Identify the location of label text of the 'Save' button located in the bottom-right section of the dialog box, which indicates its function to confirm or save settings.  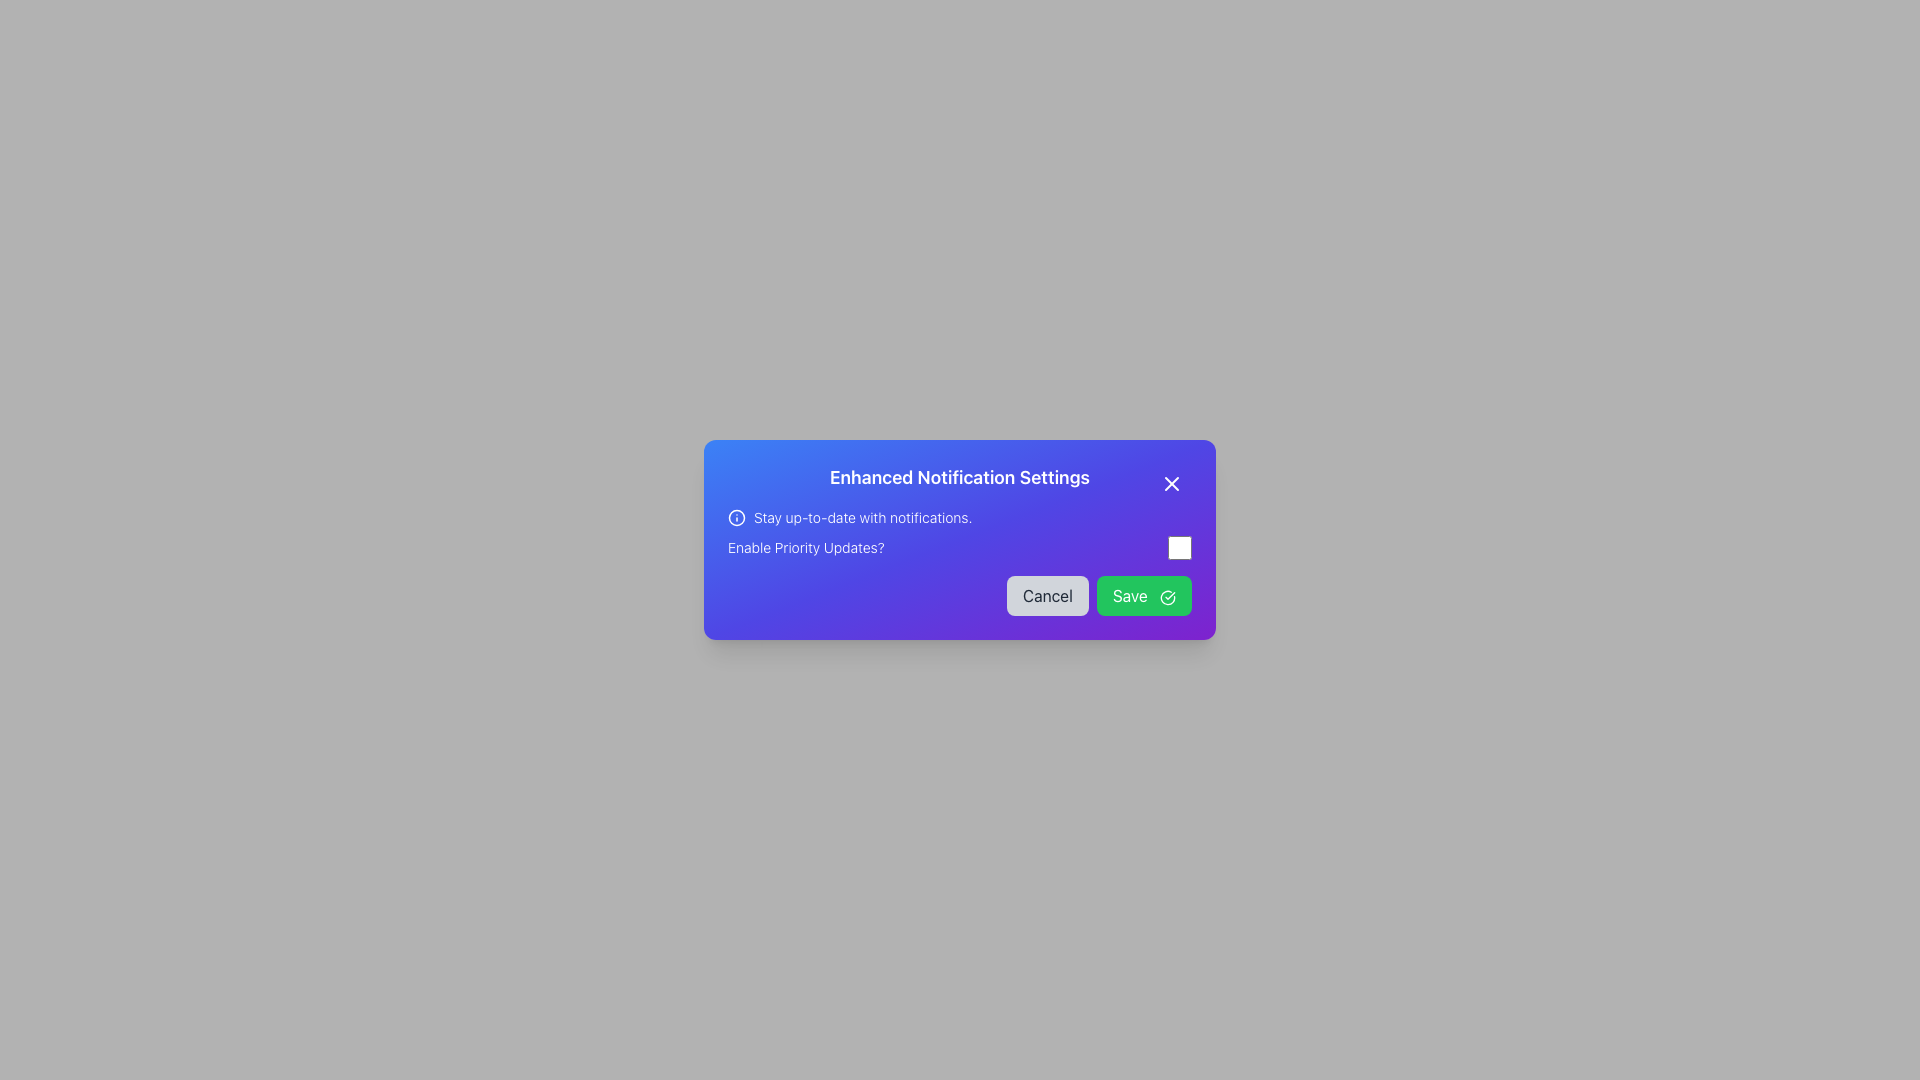
(1130, 595).